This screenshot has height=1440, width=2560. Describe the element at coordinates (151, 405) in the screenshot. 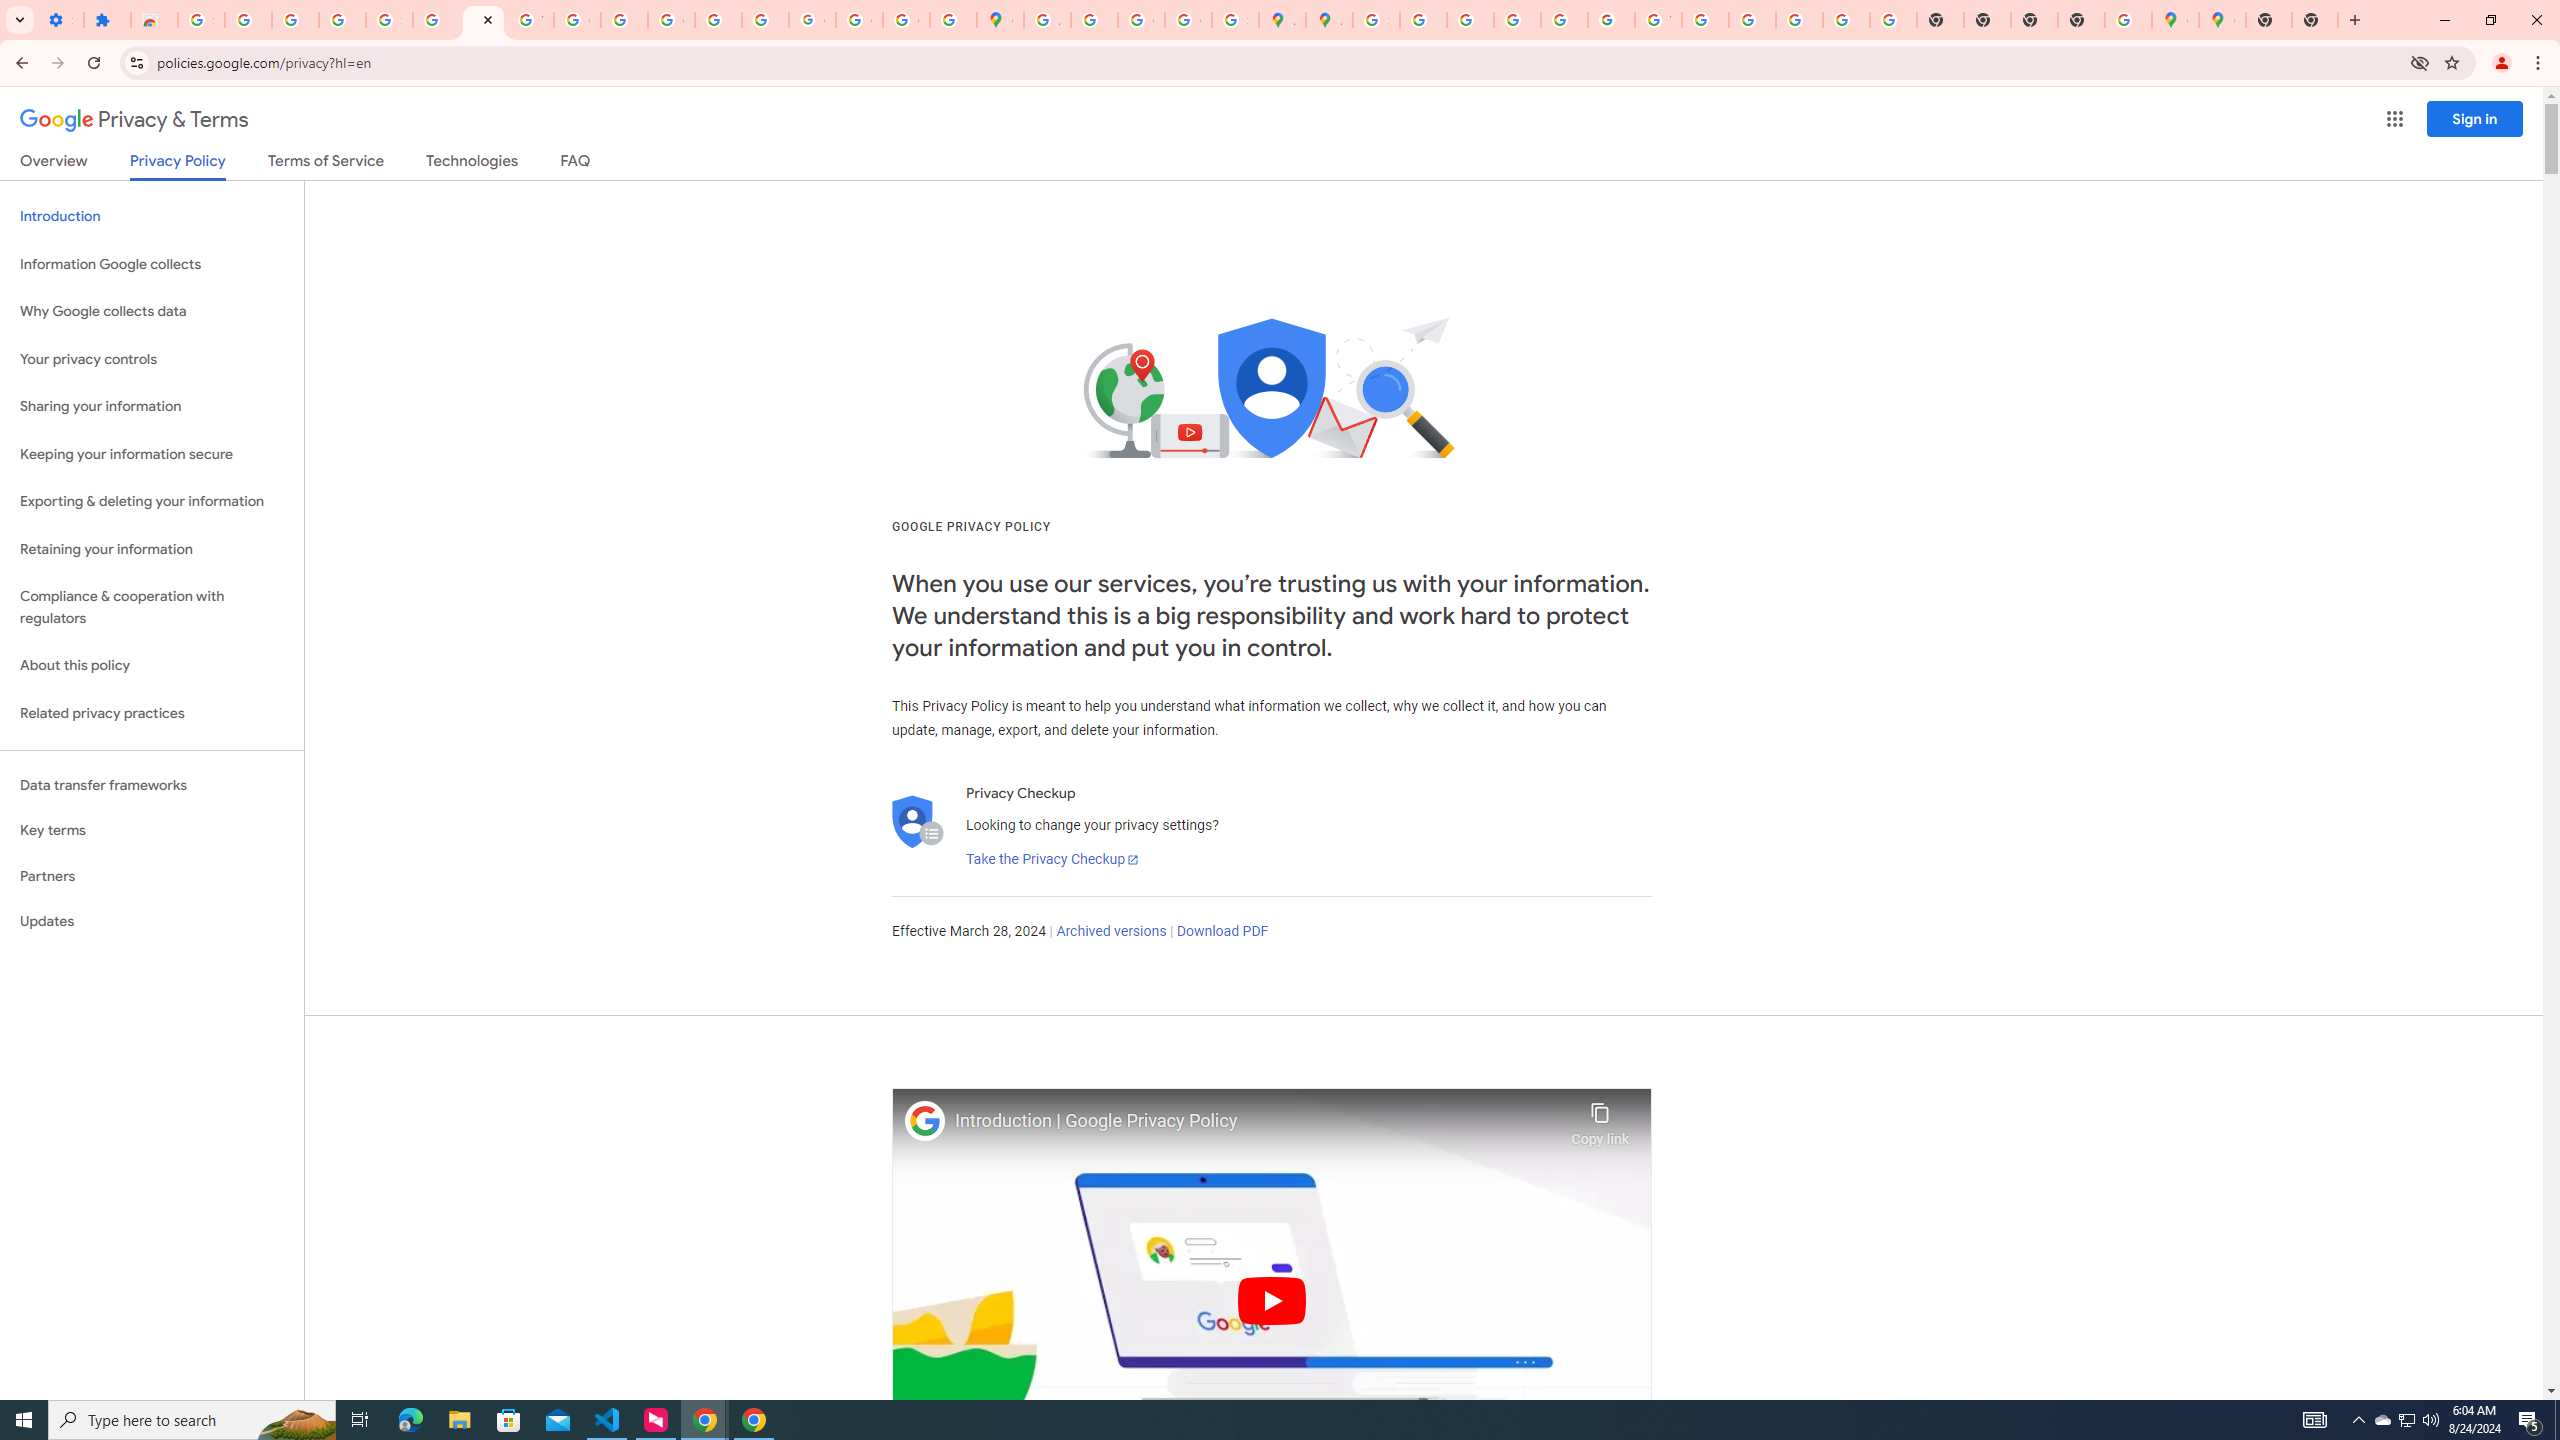

I see `'Sharing your information'` at that location.